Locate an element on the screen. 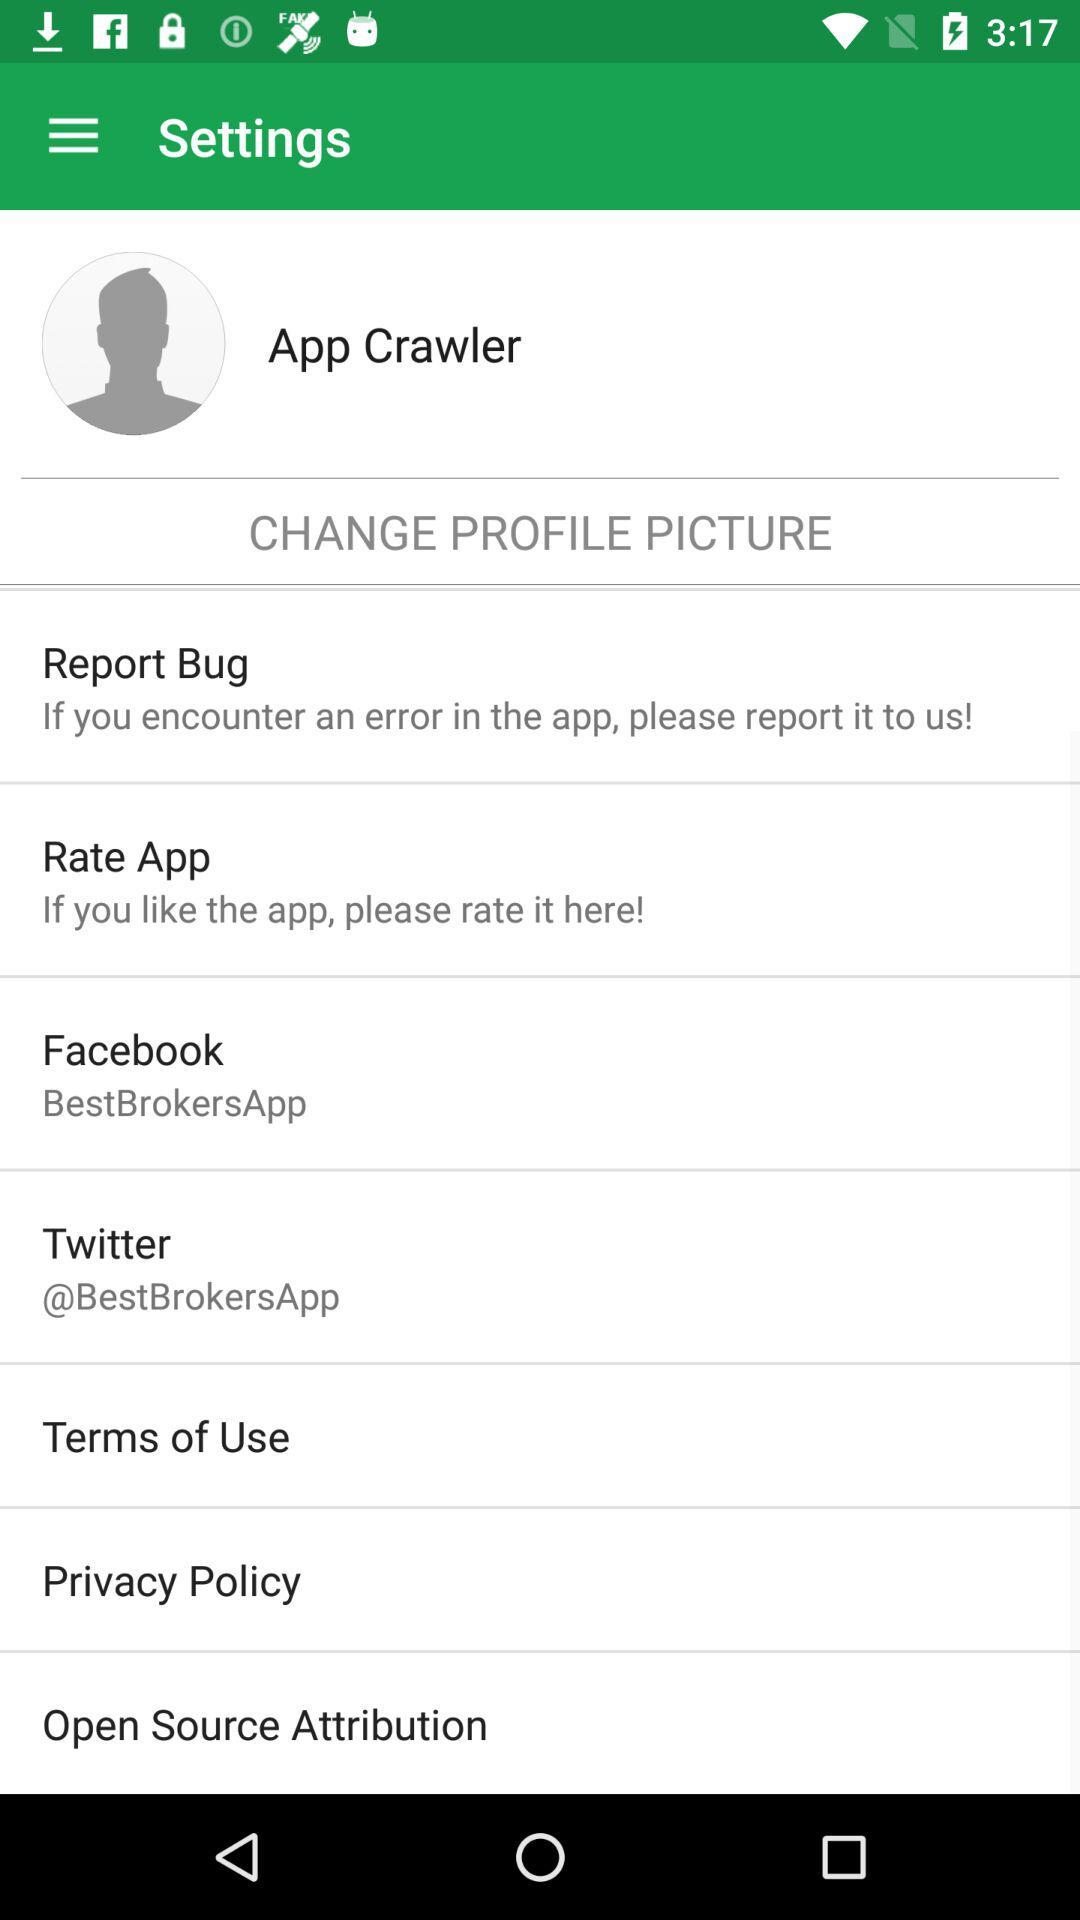 The image size is (1080, 1920). profile picture changing is located at coordinates (133, 343).